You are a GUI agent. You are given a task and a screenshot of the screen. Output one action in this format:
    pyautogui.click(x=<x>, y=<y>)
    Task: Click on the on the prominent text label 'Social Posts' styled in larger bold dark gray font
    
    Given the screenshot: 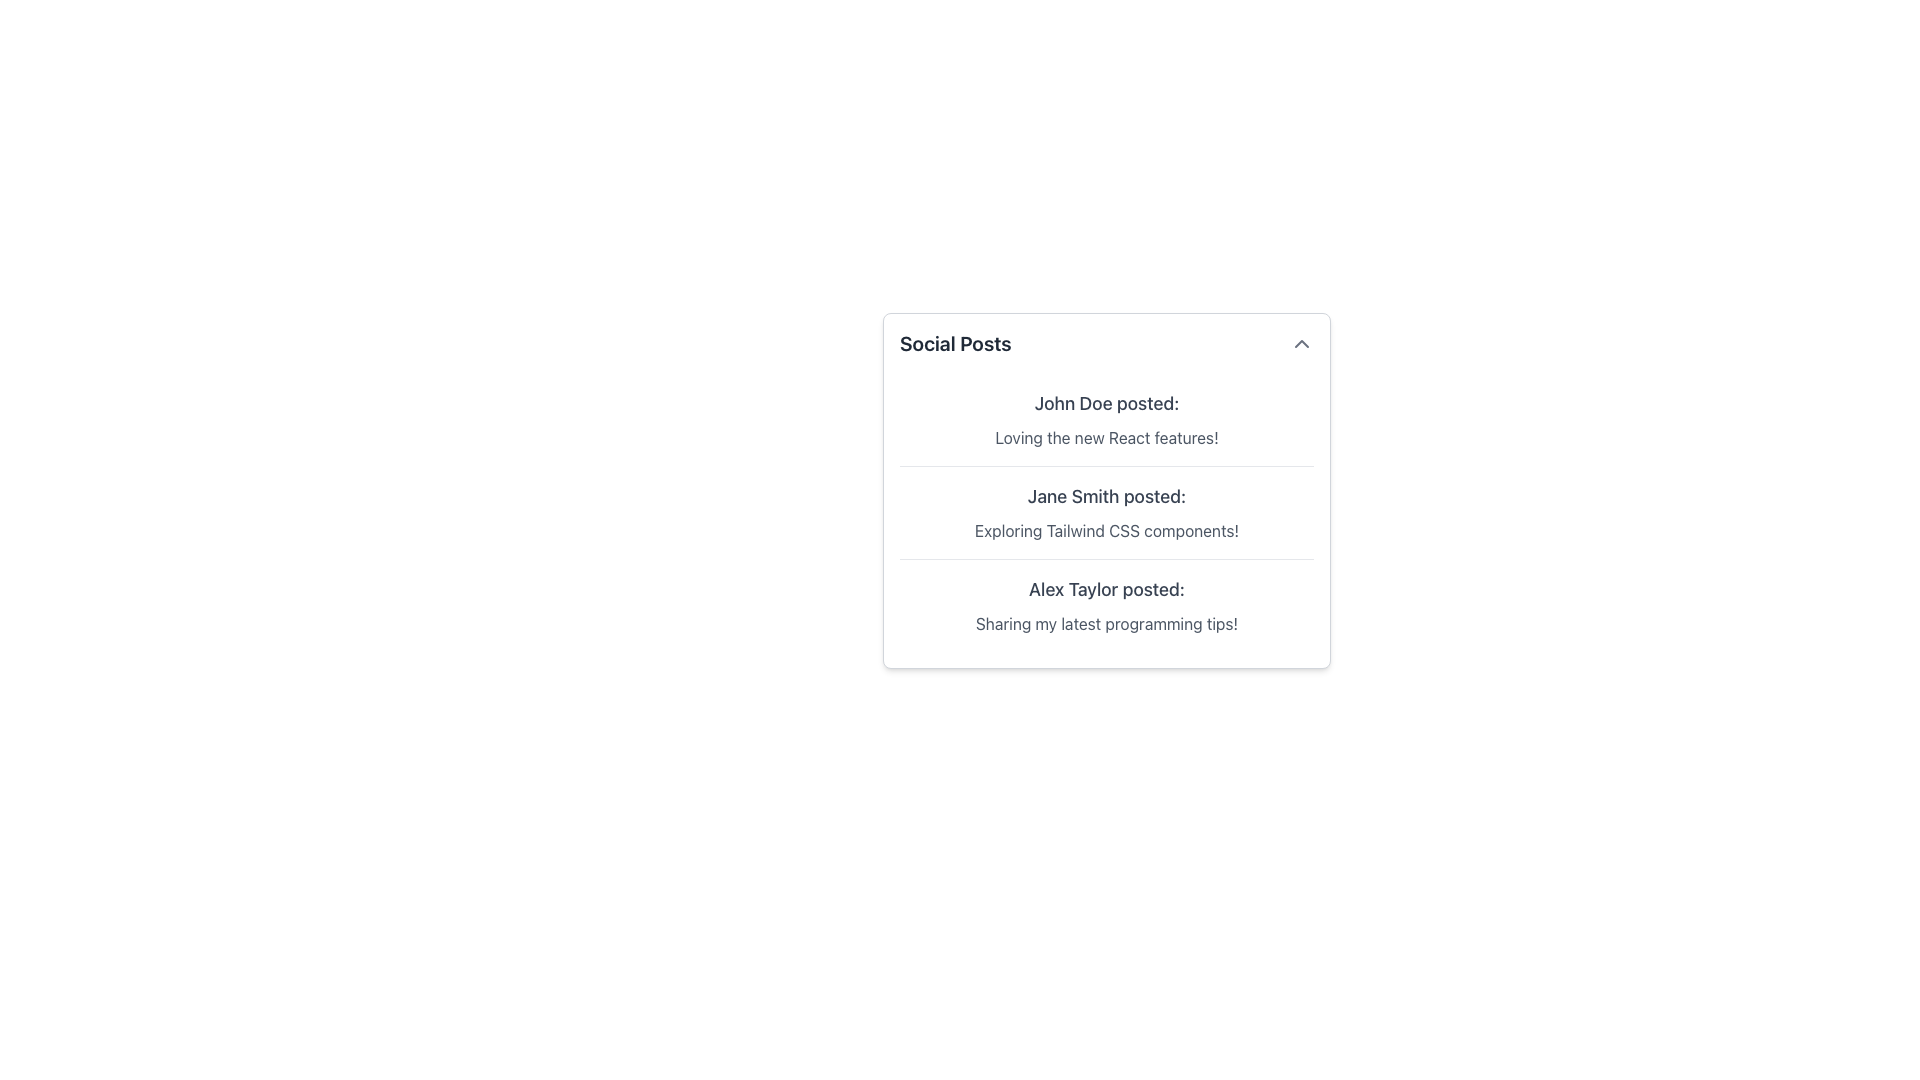 What is the action you would take?
    pyautogui.click(x=954, y=342)
    